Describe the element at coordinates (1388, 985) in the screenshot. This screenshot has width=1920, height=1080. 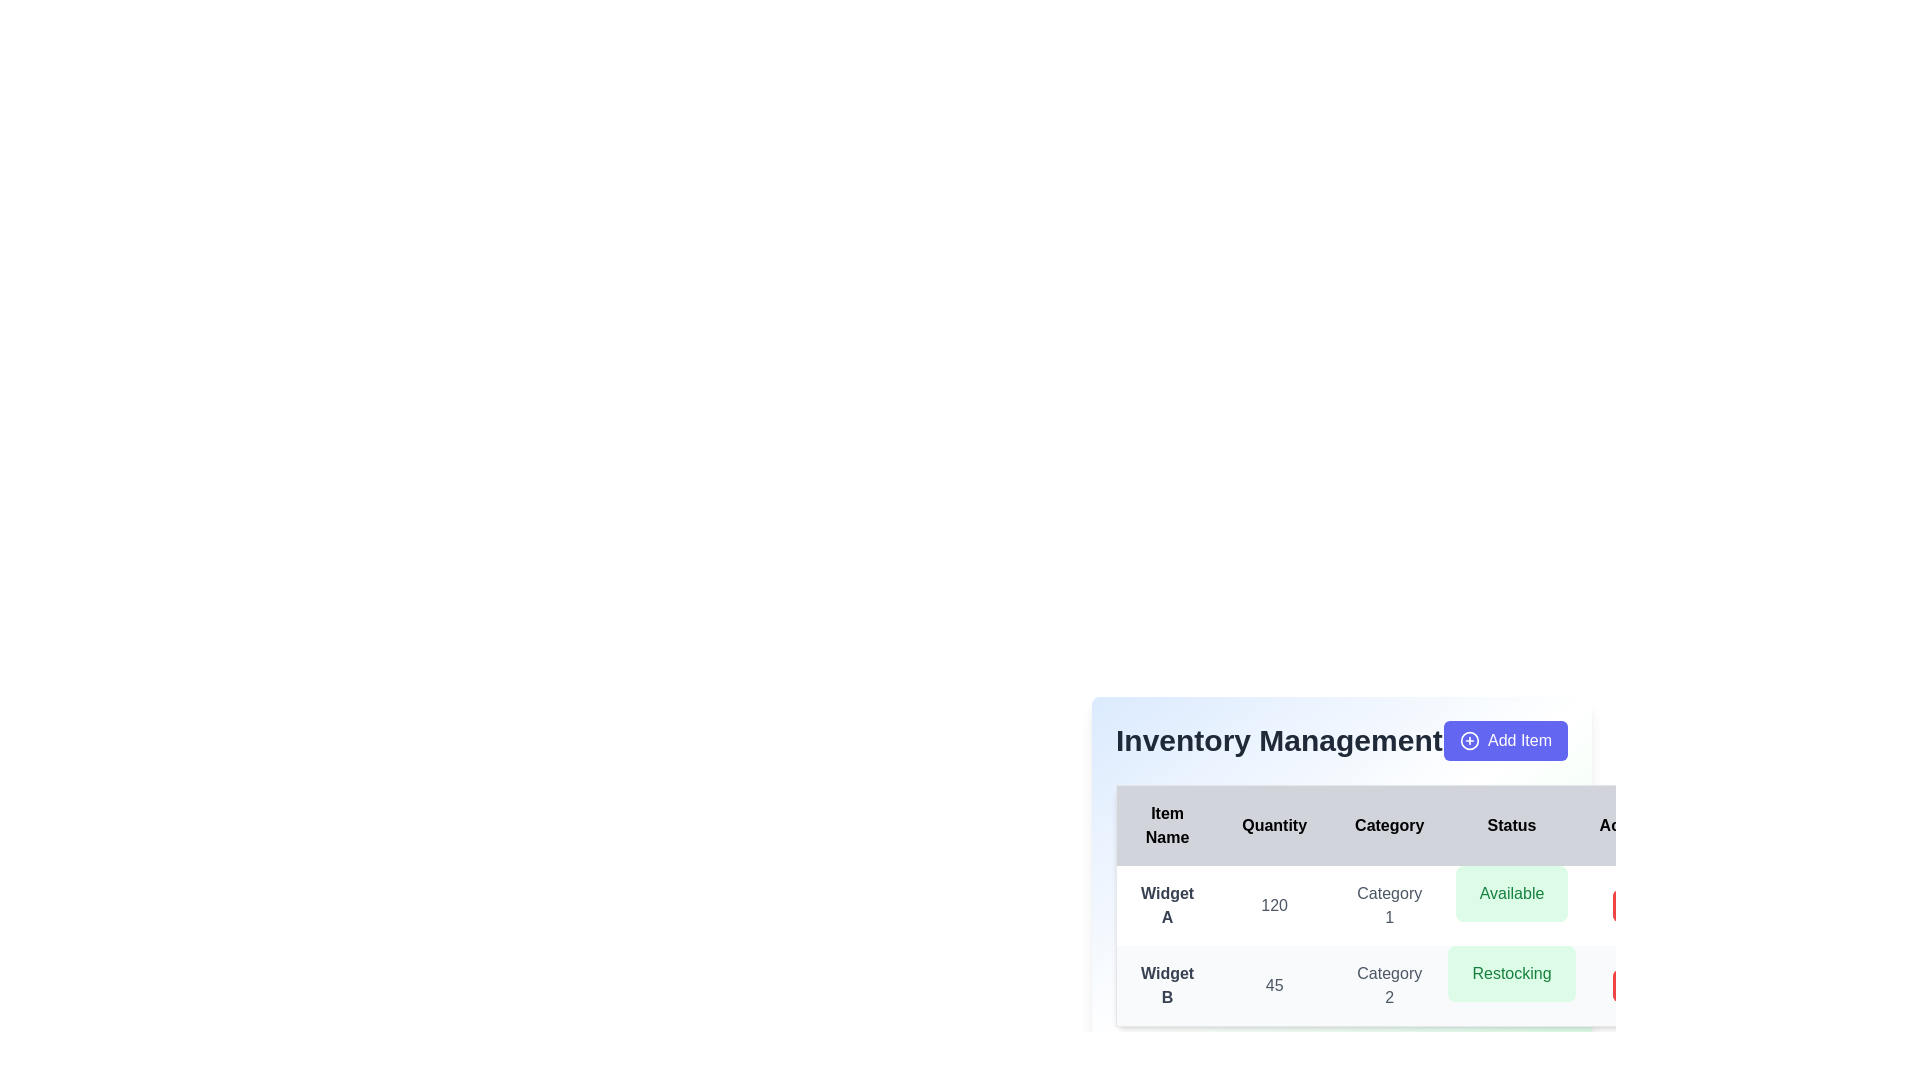
I see `the 'Category 2' text label, which is styled with centered alignment and muted gray font color, located in the third column of the second row of a table structure under the category header` at that location.